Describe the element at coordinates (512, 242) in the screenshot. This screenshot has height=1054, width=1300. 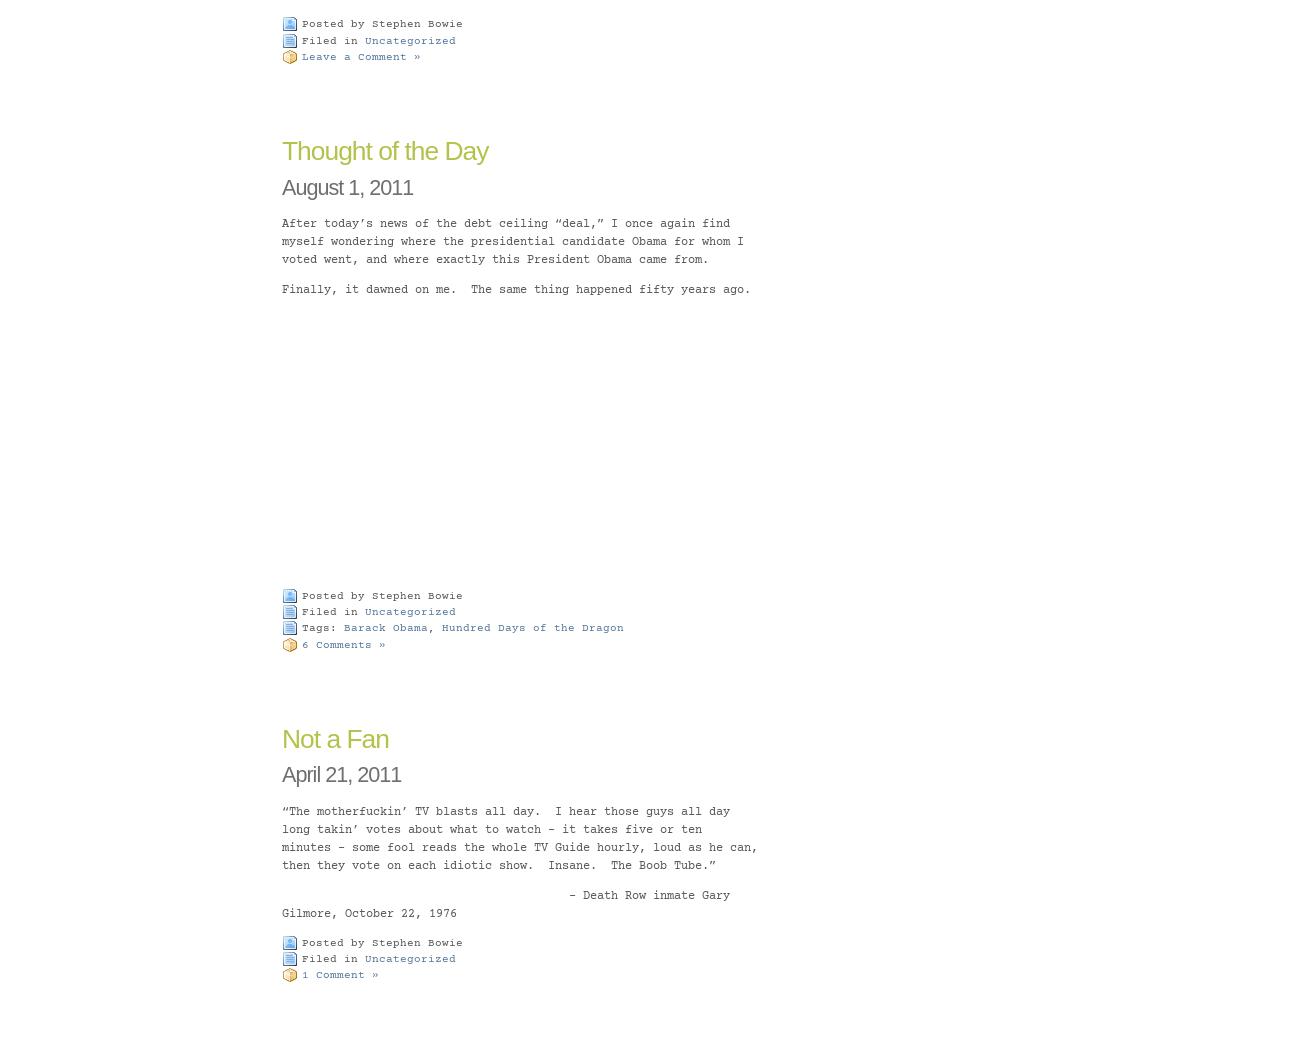
I see `'After today’s news of the debt ceiling “deal,” I once again find myself wondering where the presidential candidate Obama for whom I voted went, and where exactly this President Obama came from.'` at that location.